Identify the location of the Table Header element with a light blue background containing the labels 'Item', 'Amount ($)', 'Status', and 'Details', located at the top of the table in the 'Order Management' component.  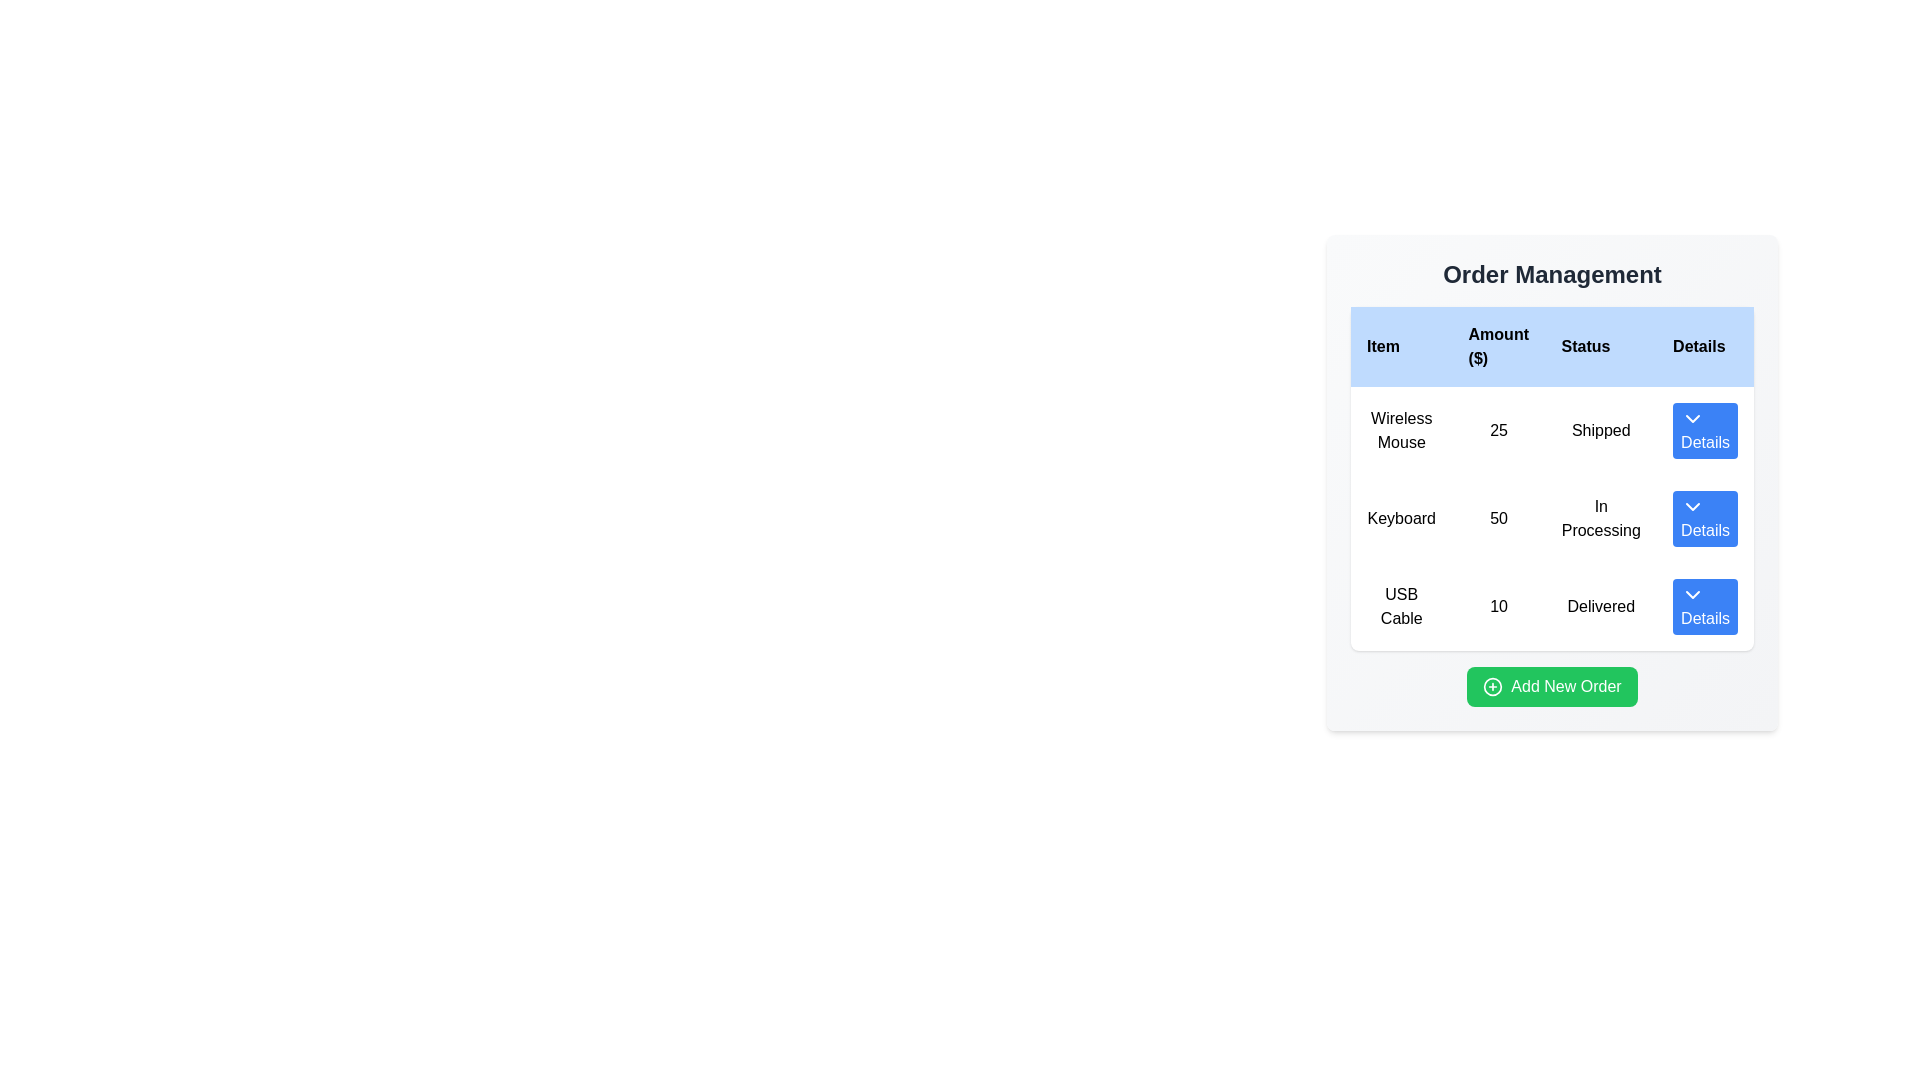
(1551, 346).